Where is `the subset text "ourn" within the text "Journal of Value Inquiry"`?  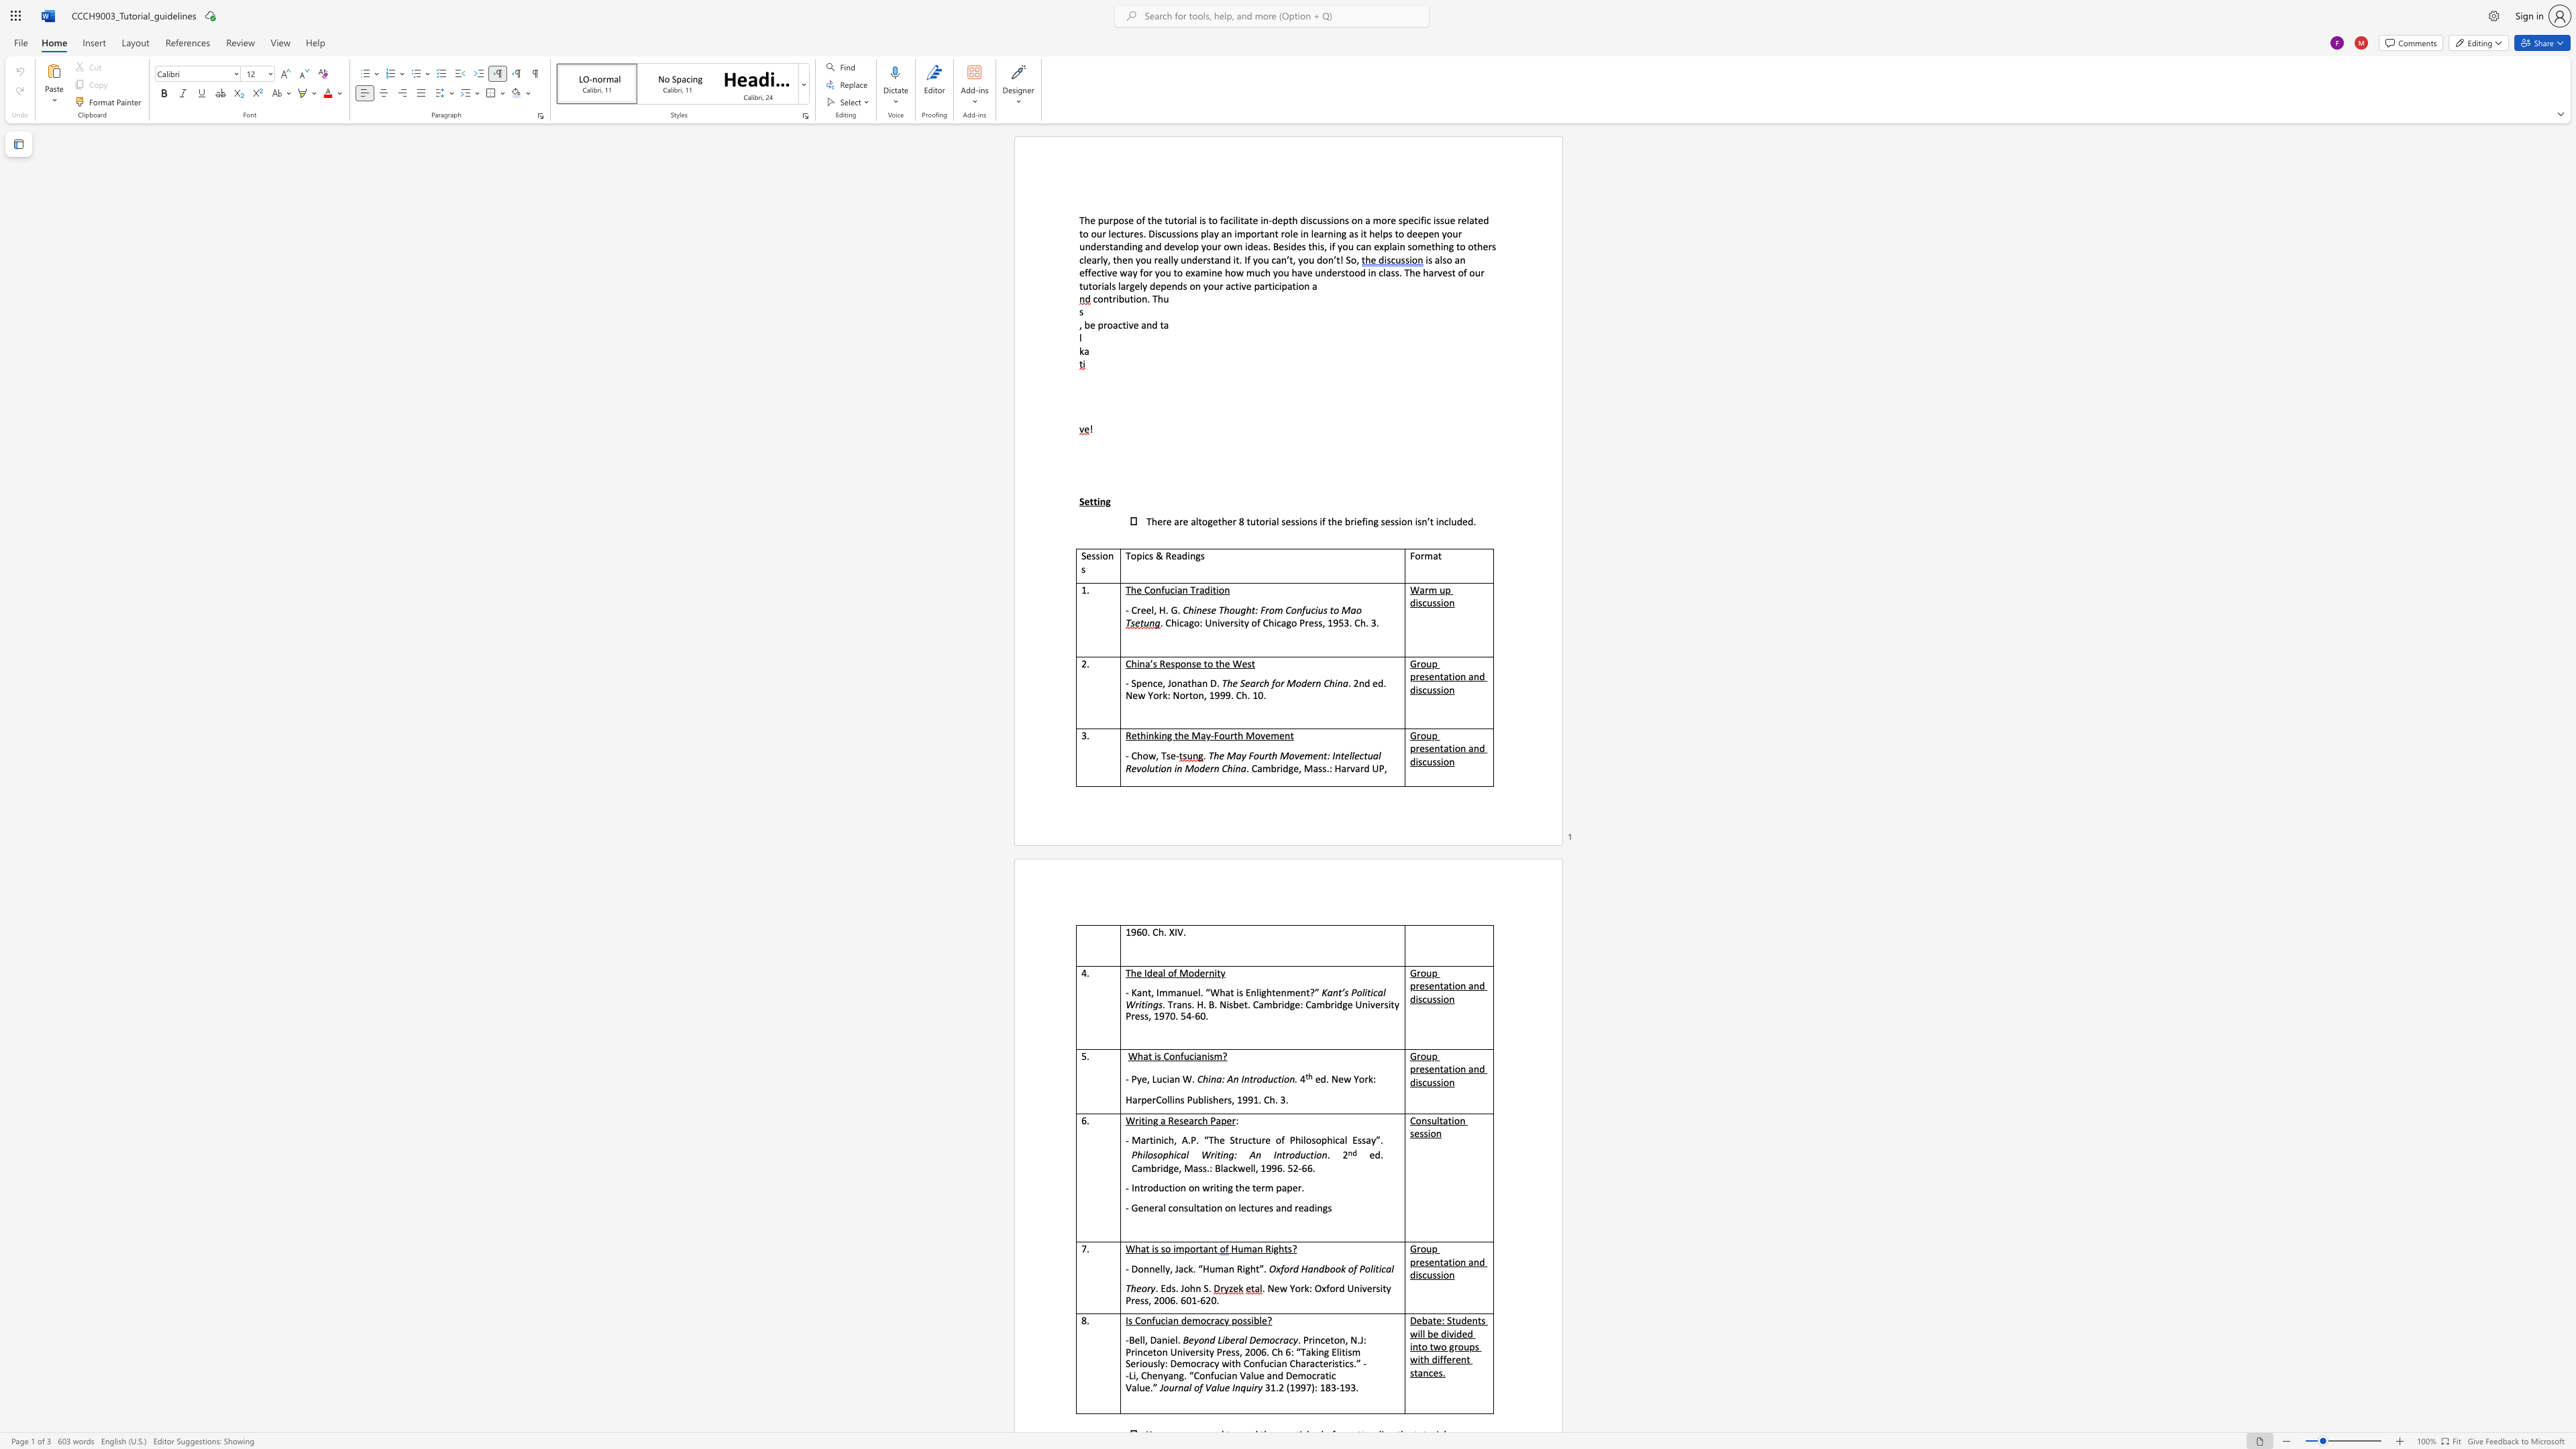
the subset text "ourn" within the text "Journal of Value Inquiry" is located at coordinates (1163, 1387).